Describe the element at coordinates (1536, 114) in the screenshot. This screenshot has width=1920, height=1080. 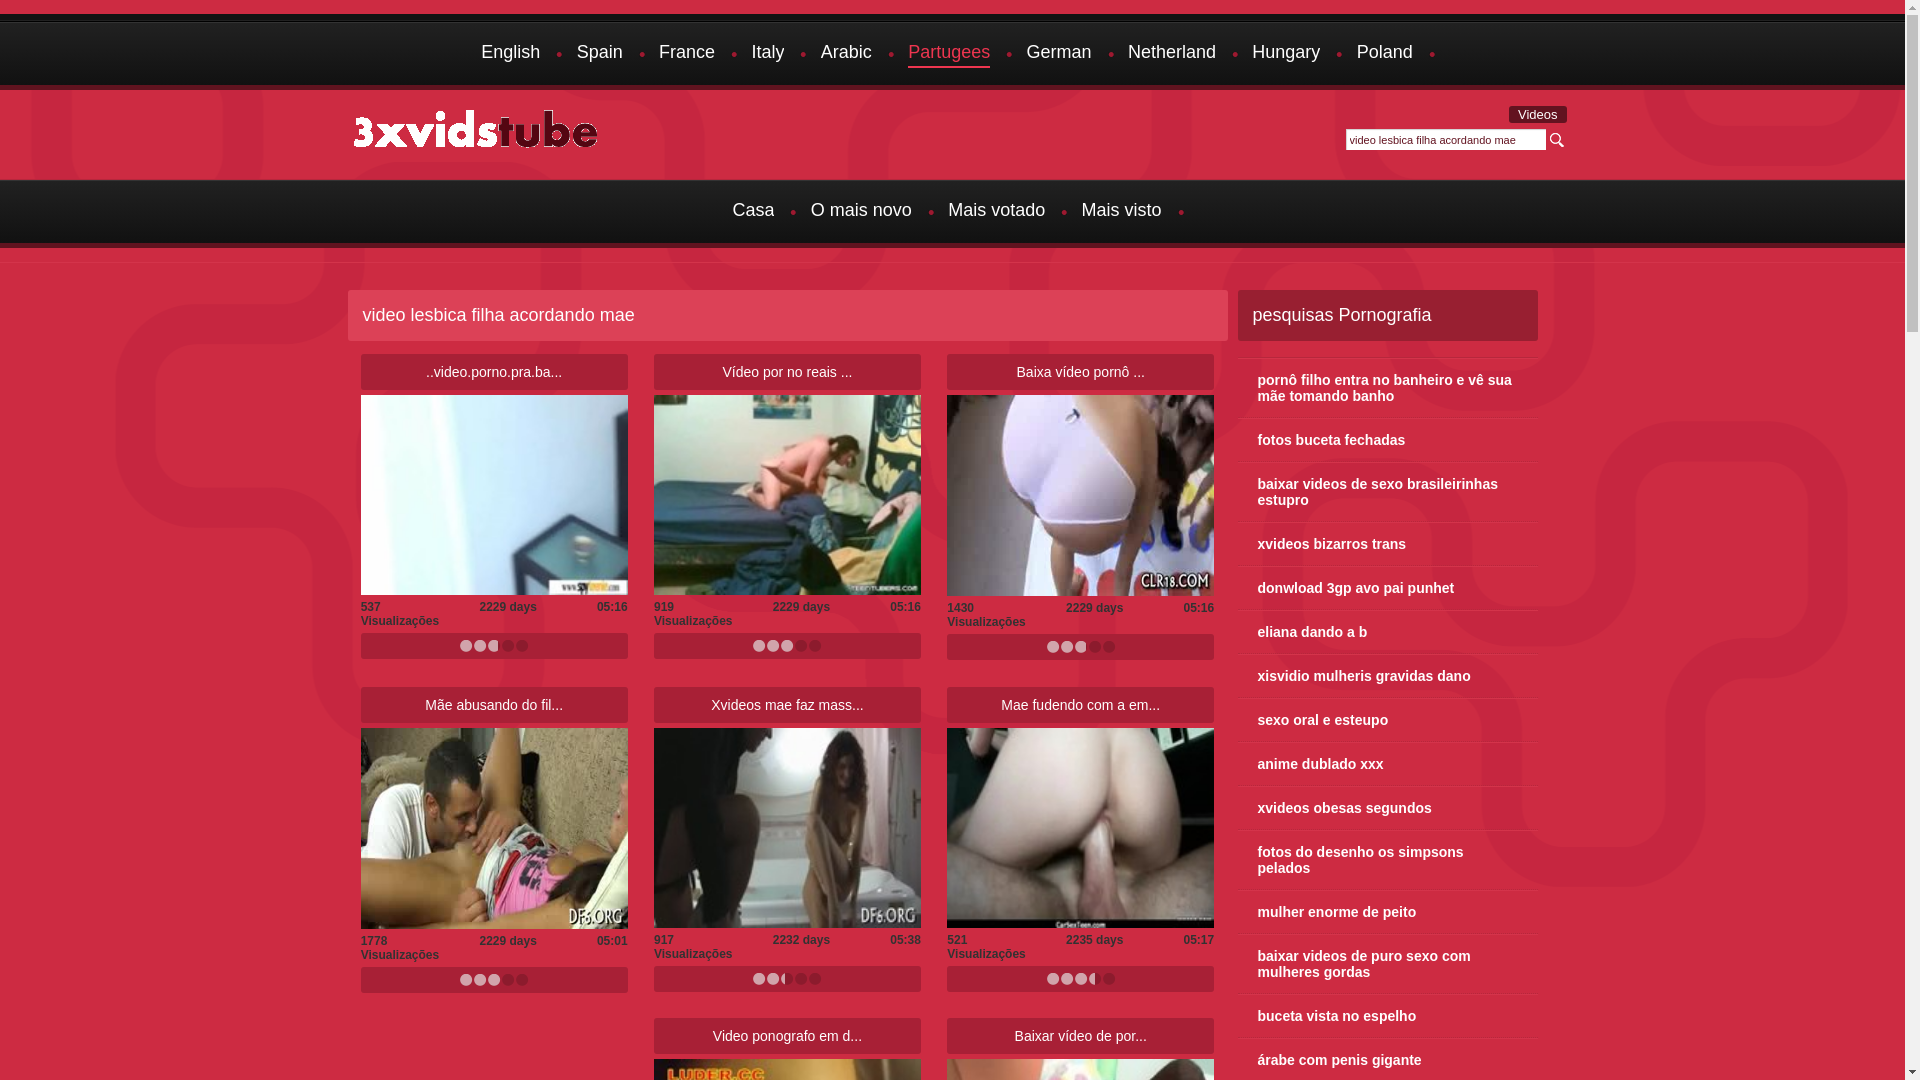
I see `'Videos'` at that location.